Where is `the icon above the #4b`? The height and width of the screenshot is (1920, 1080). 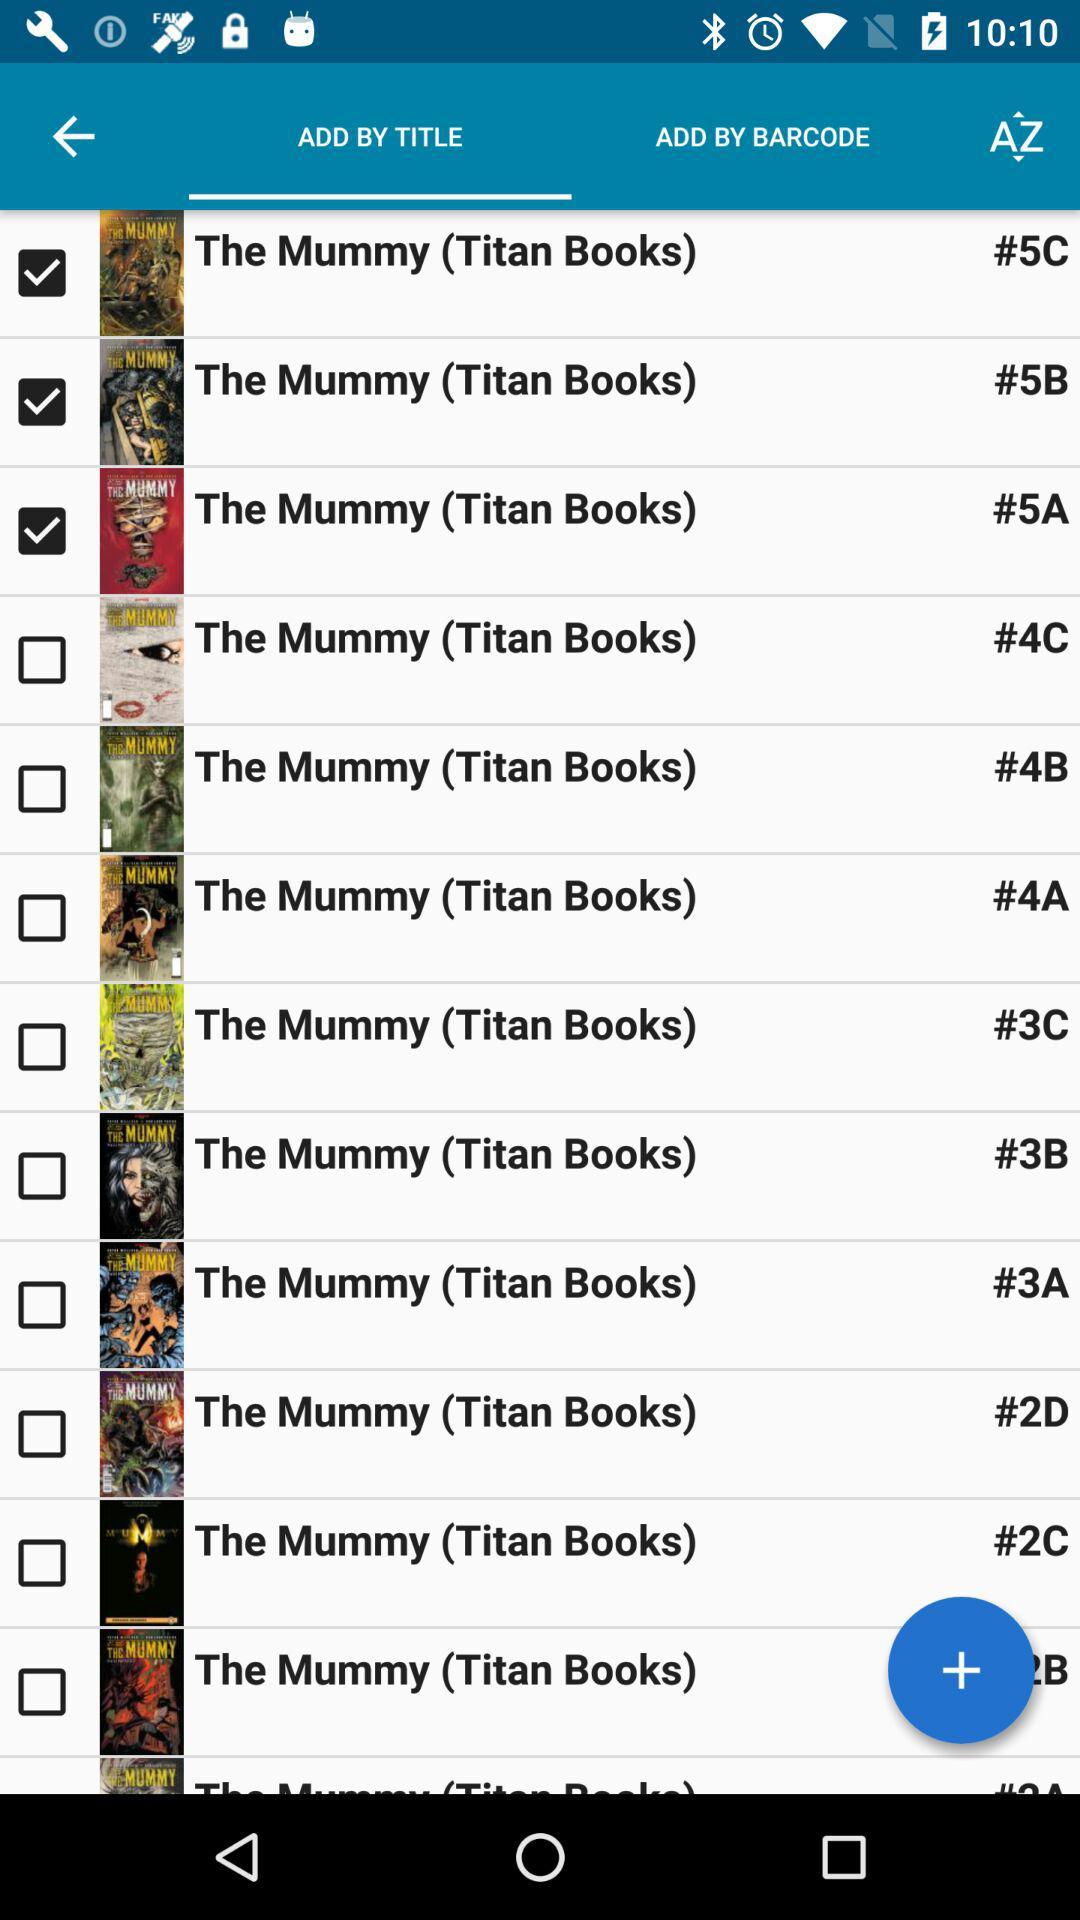 the icon above the #4b is located at coordinates (1031, 634).